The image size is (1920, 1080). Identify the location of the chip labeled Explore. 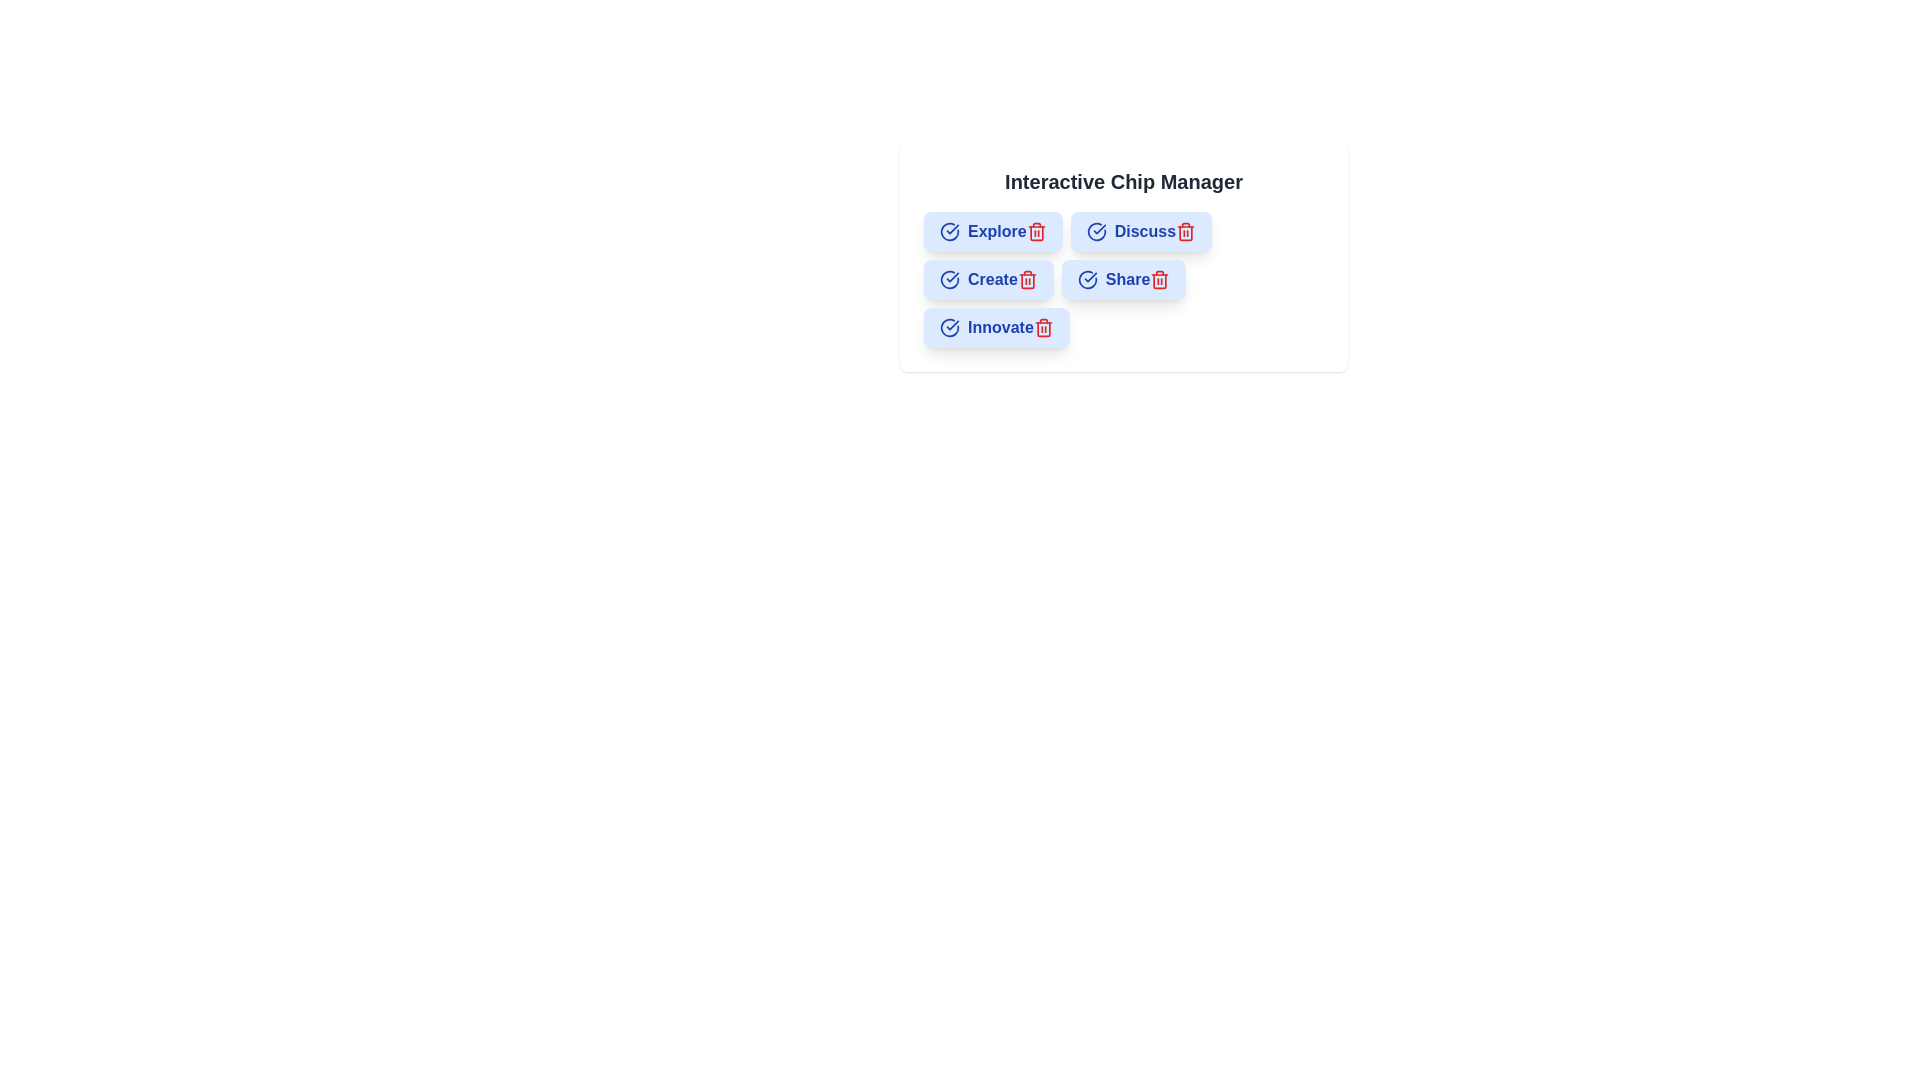
(993, 230).